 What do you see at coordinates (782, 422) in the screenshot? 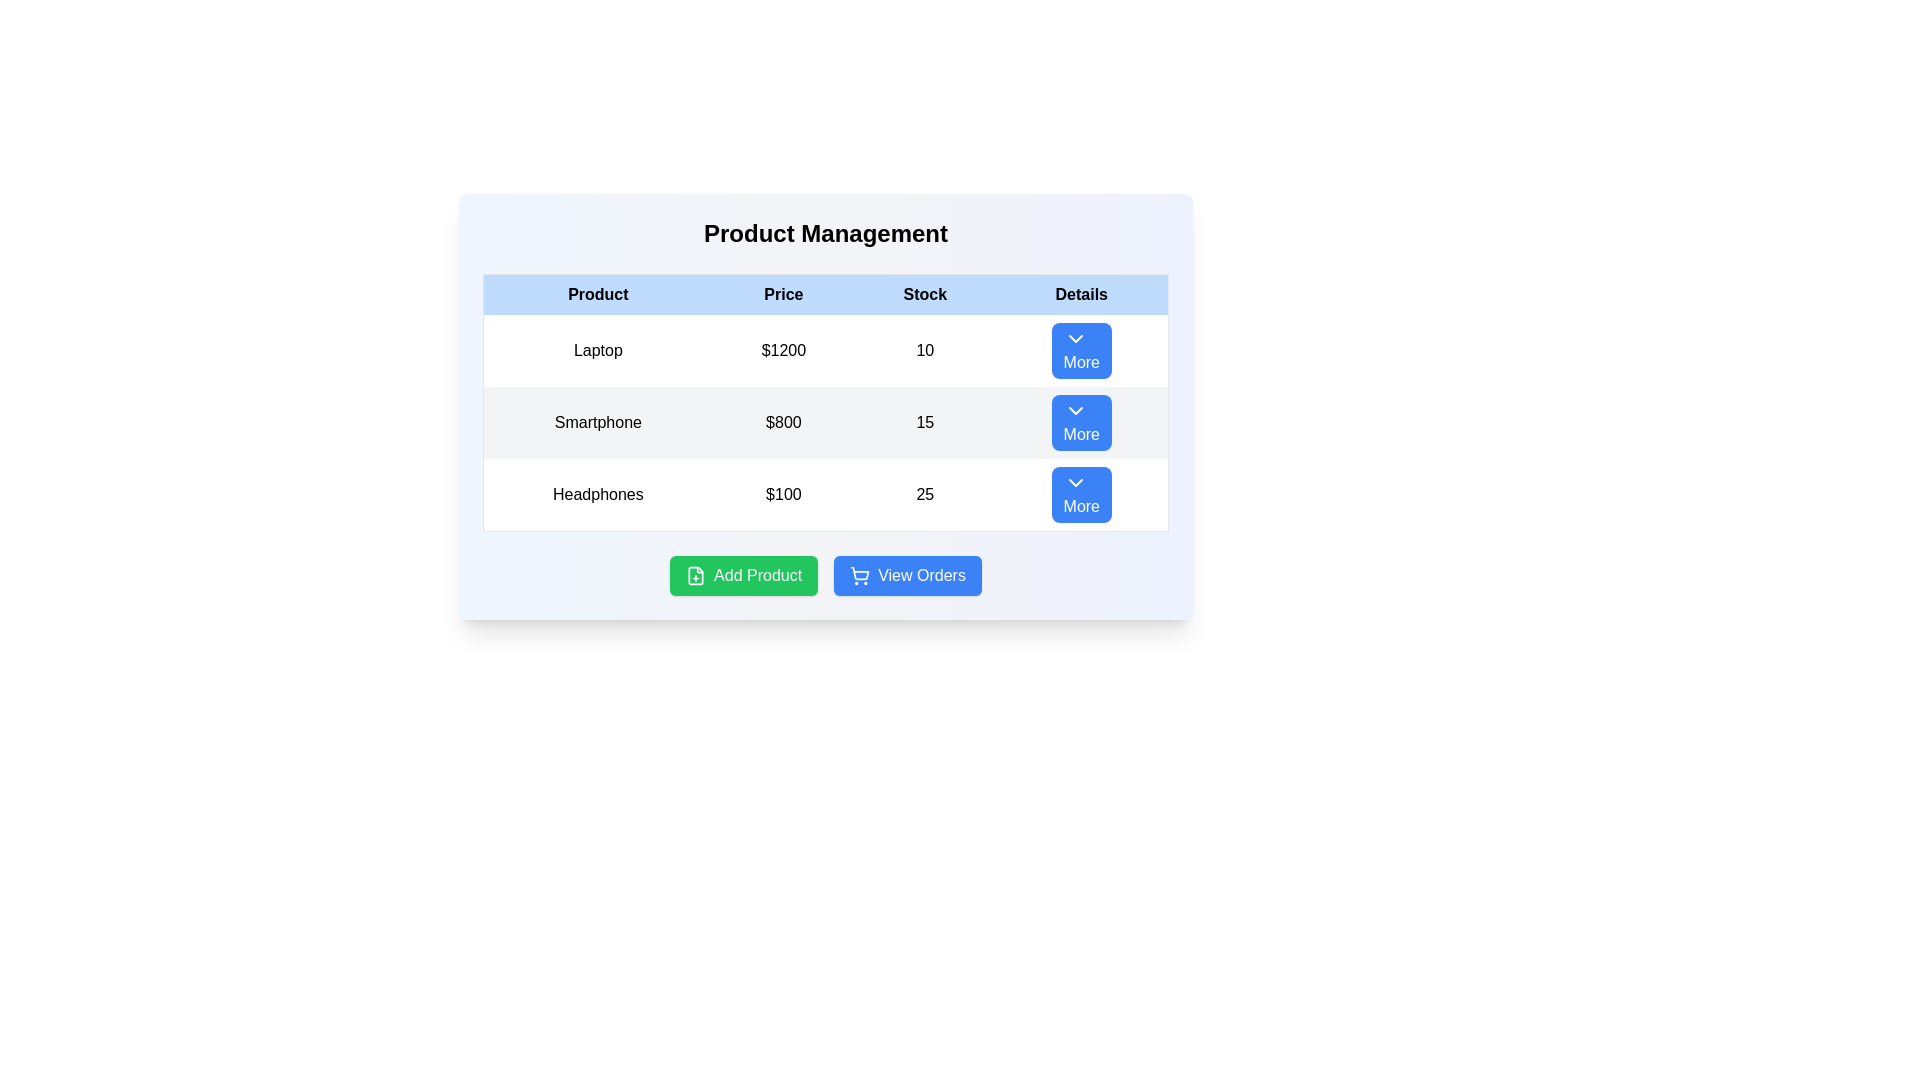
I see `the Text label displaying the monetary value '$800' in bold font, located in the second row of the table under the 'Price' column for the product 'Smartphone'` at bounding box center [782, 422].